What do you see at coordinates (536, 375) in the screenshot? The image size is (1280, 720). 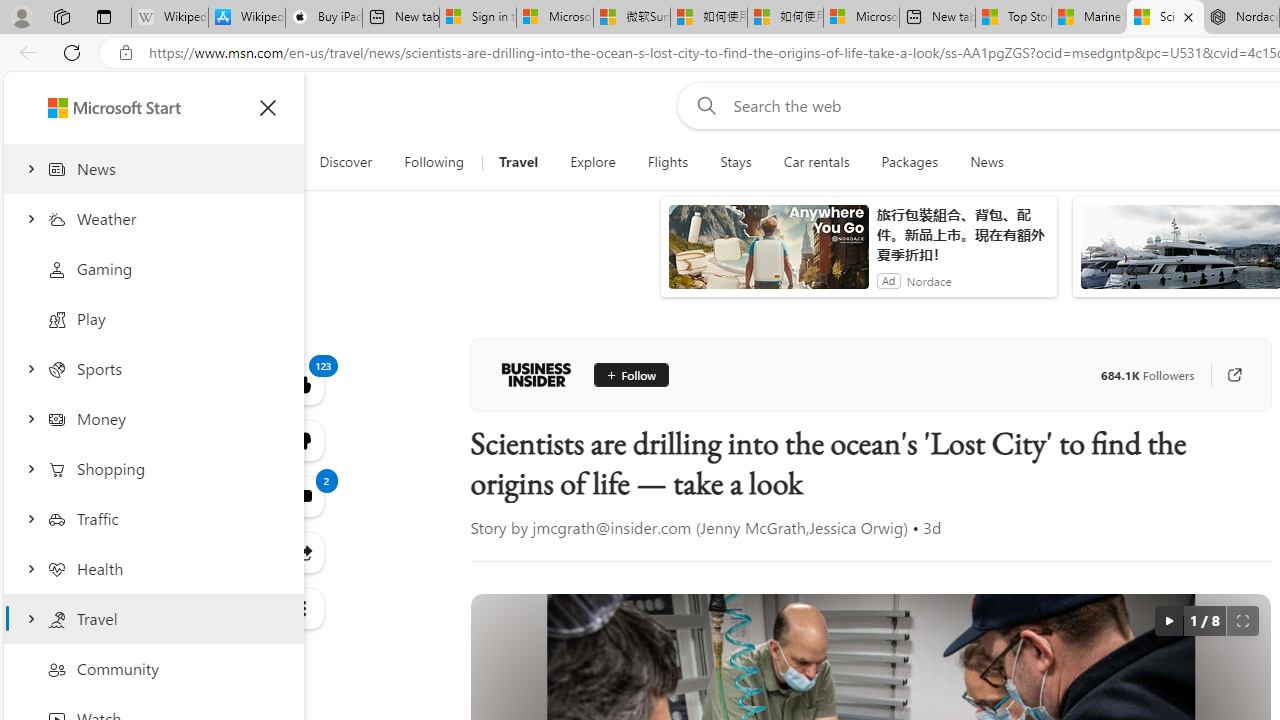 I see `'Business Insider'` at bounding box center [536, 375].